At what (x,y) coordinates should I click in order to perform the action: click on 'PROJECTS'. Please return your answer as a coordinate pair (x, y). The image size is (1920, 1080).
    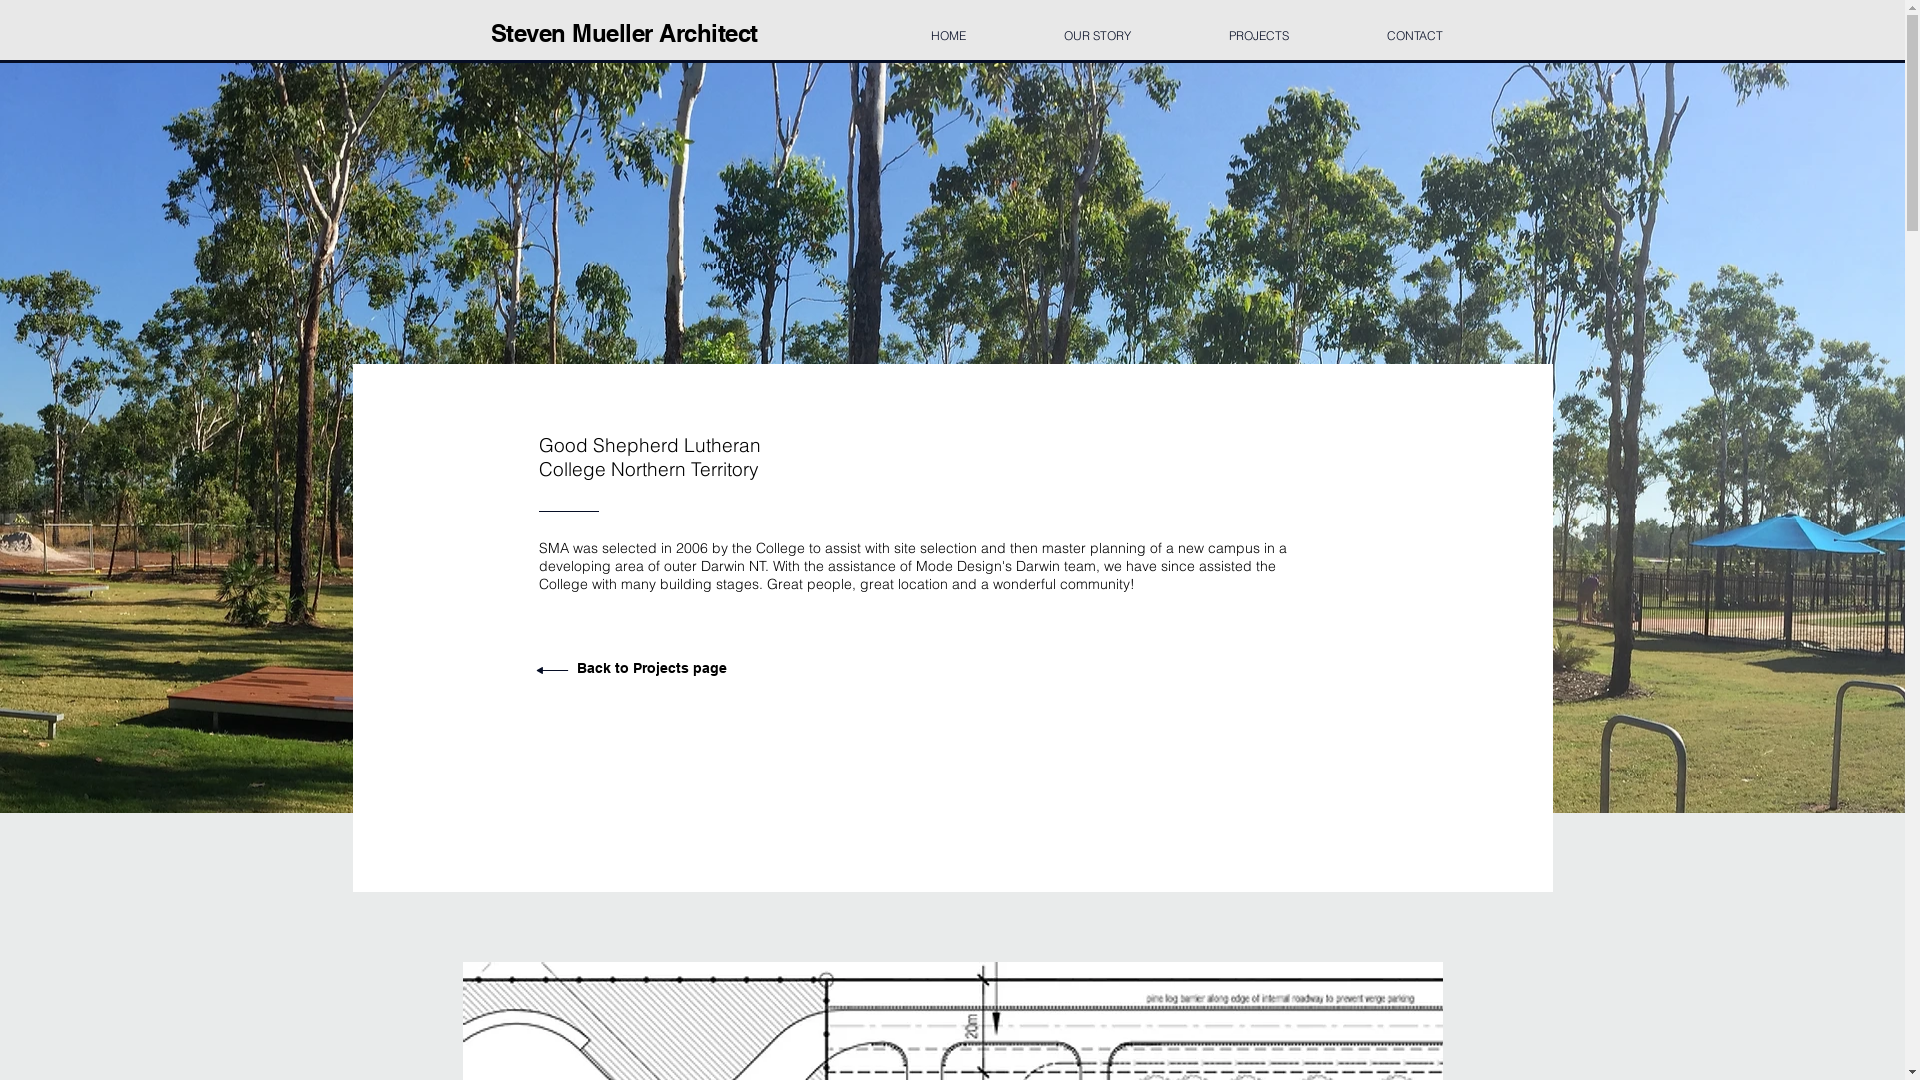
    Looking at the image, I should click on (1180, 27).